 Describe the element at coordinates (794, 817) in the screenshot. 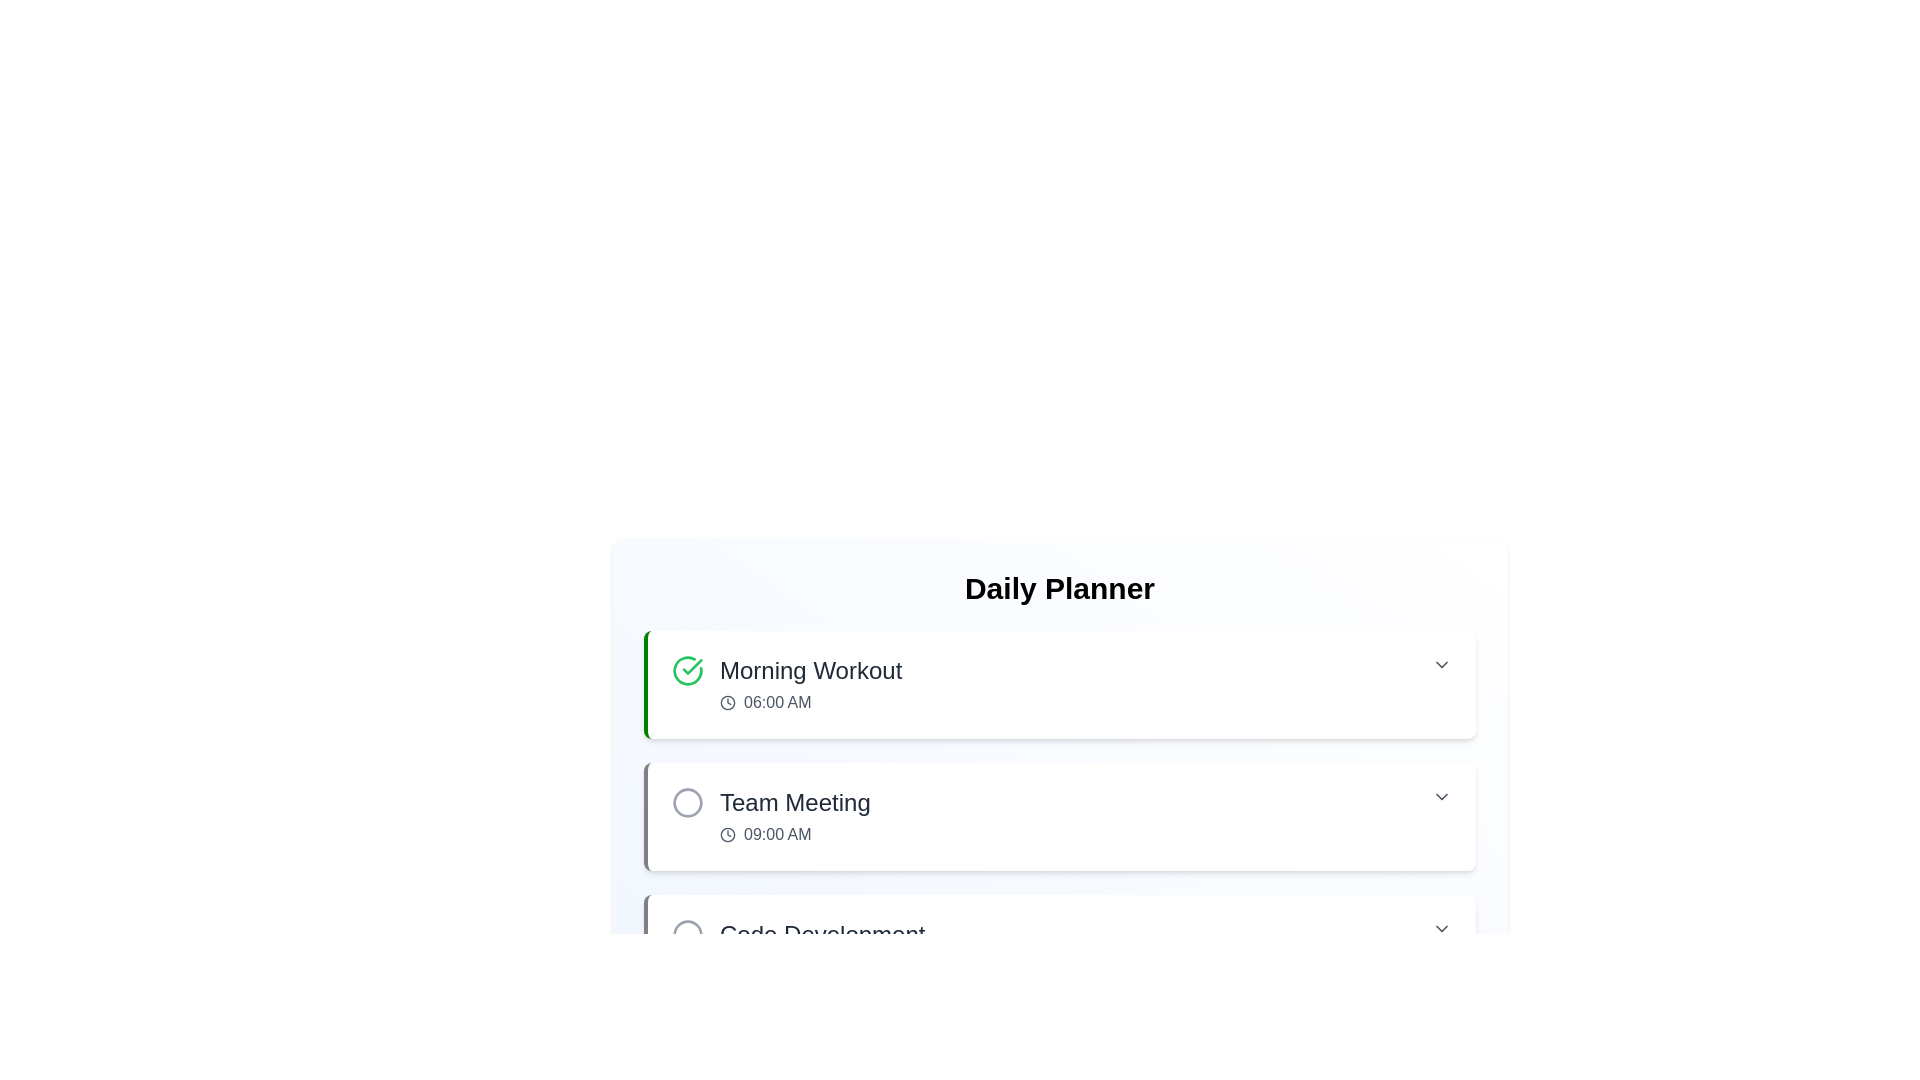

I see `on the 'Team Meeting' text display with embedded clock icon, which includes the time '09:00 AM' and is located under the 'Daily Planner' heading` at that location.